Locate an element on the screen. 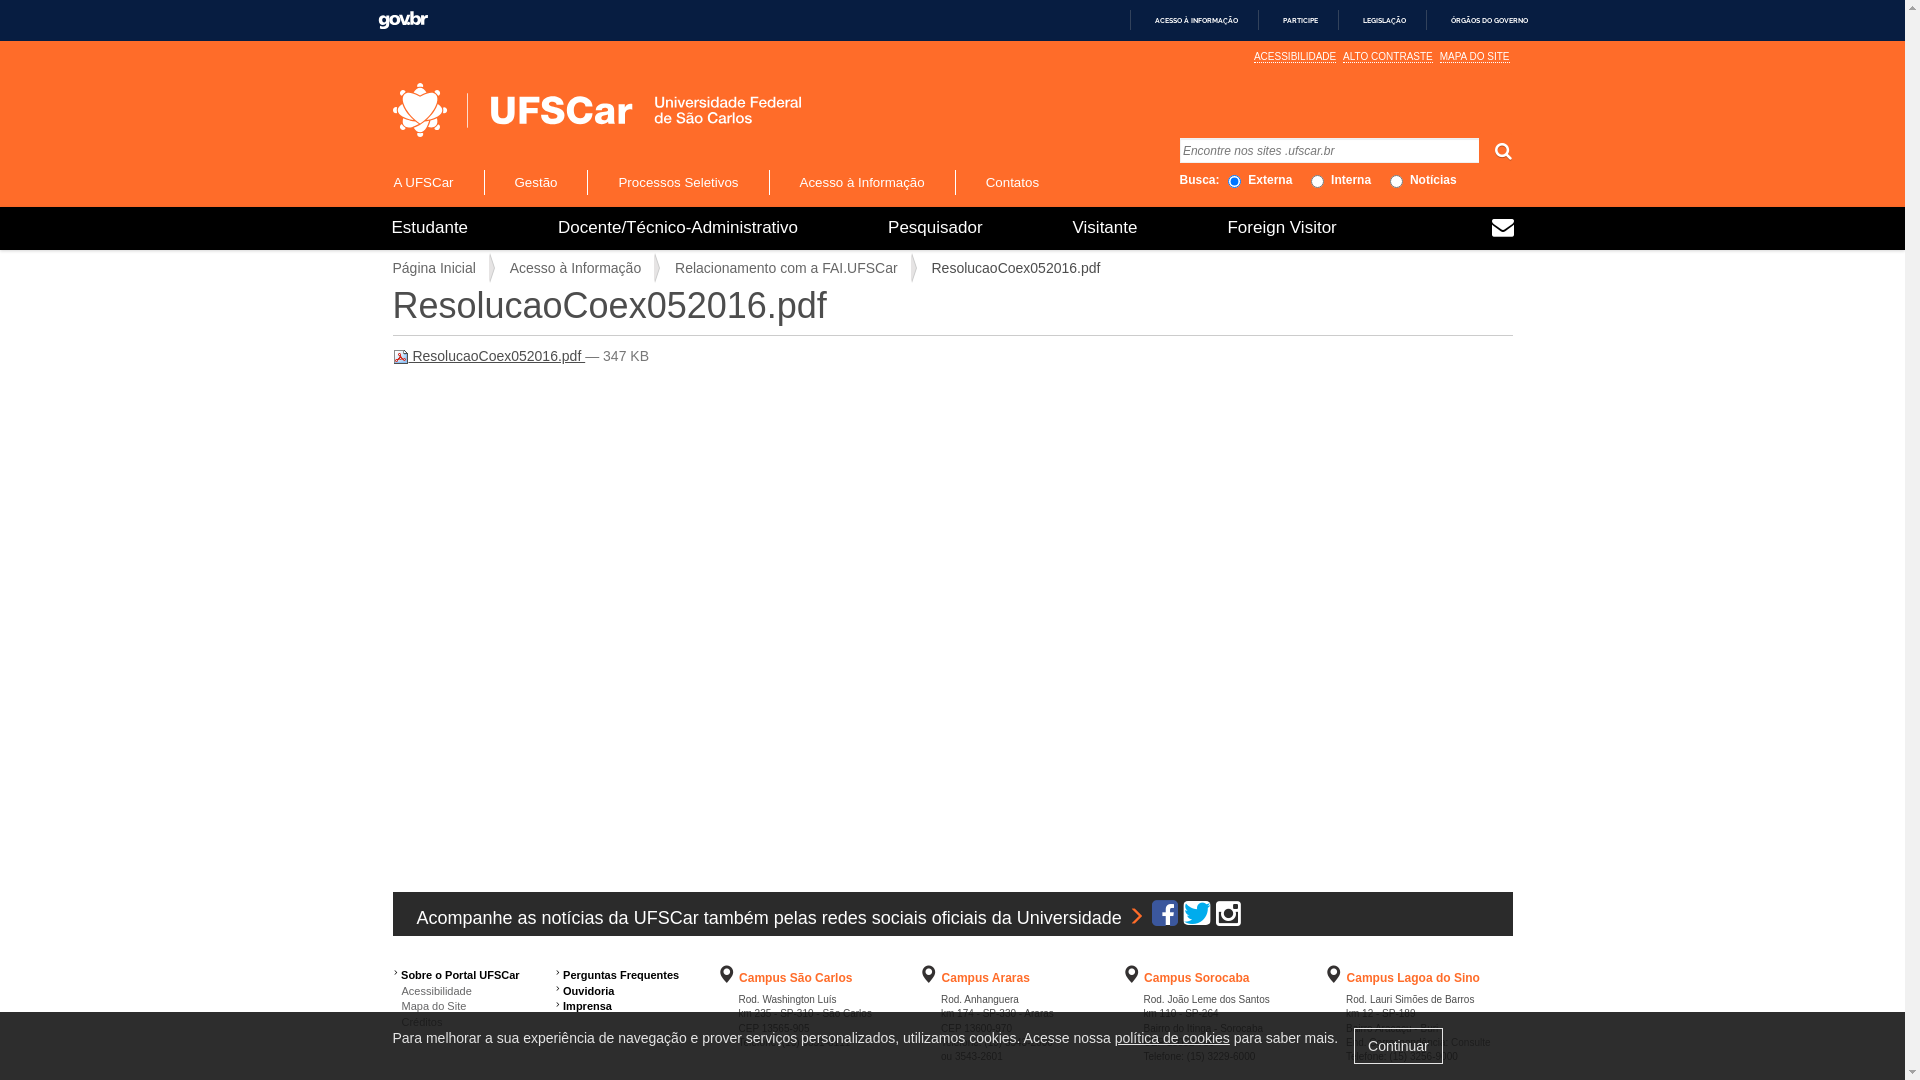 This screenshot has height=1080, width=1920. 'MAPA DO SITE' is located at coordinates (1440, 56).